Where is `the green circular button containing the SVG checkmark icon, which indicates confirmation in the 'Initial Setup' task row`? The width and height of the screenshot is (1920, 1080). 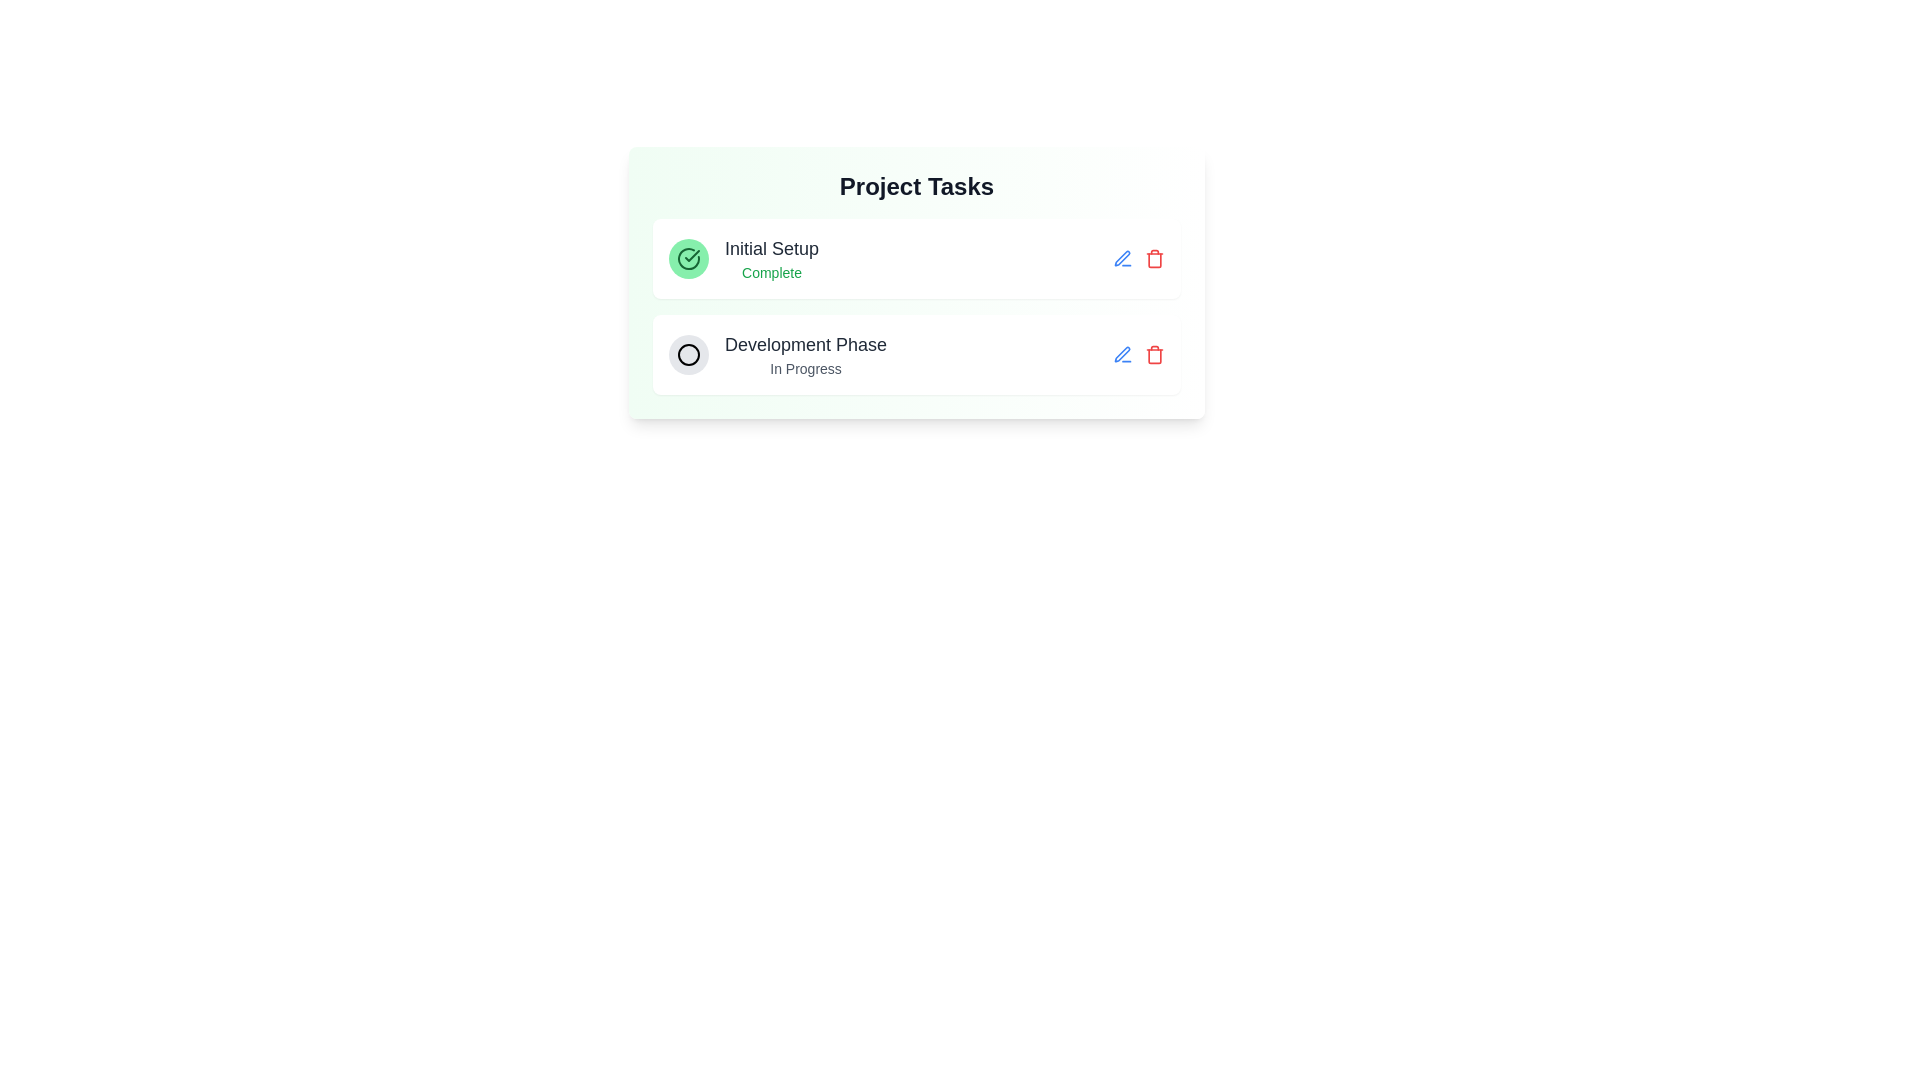
the green circular button containing the SVG checkmark icon, which indicates confirmation in the 'Initial Setup' task row is located at coordinates (689, 257).